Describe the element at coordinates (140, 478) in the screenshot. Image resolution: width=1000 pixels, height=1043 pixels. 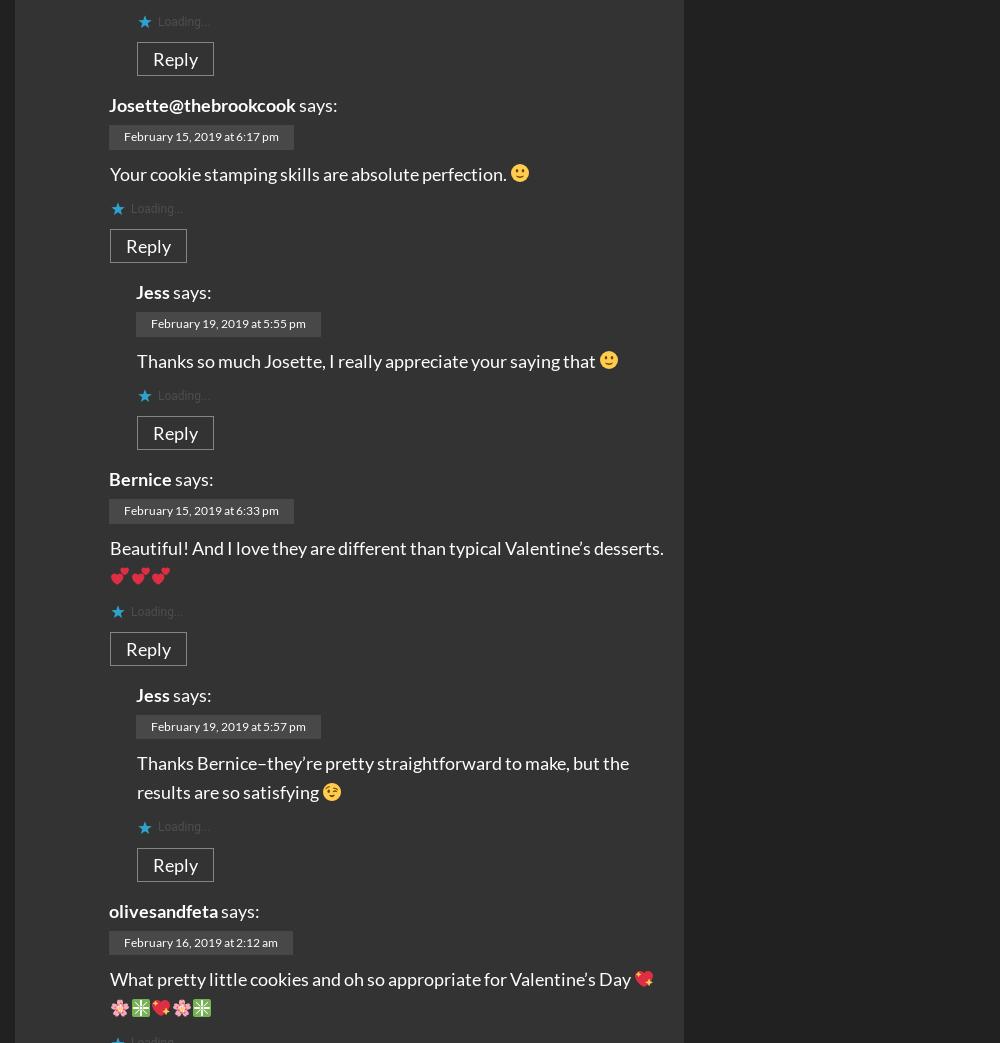
I see `'Bernice'` at that location.